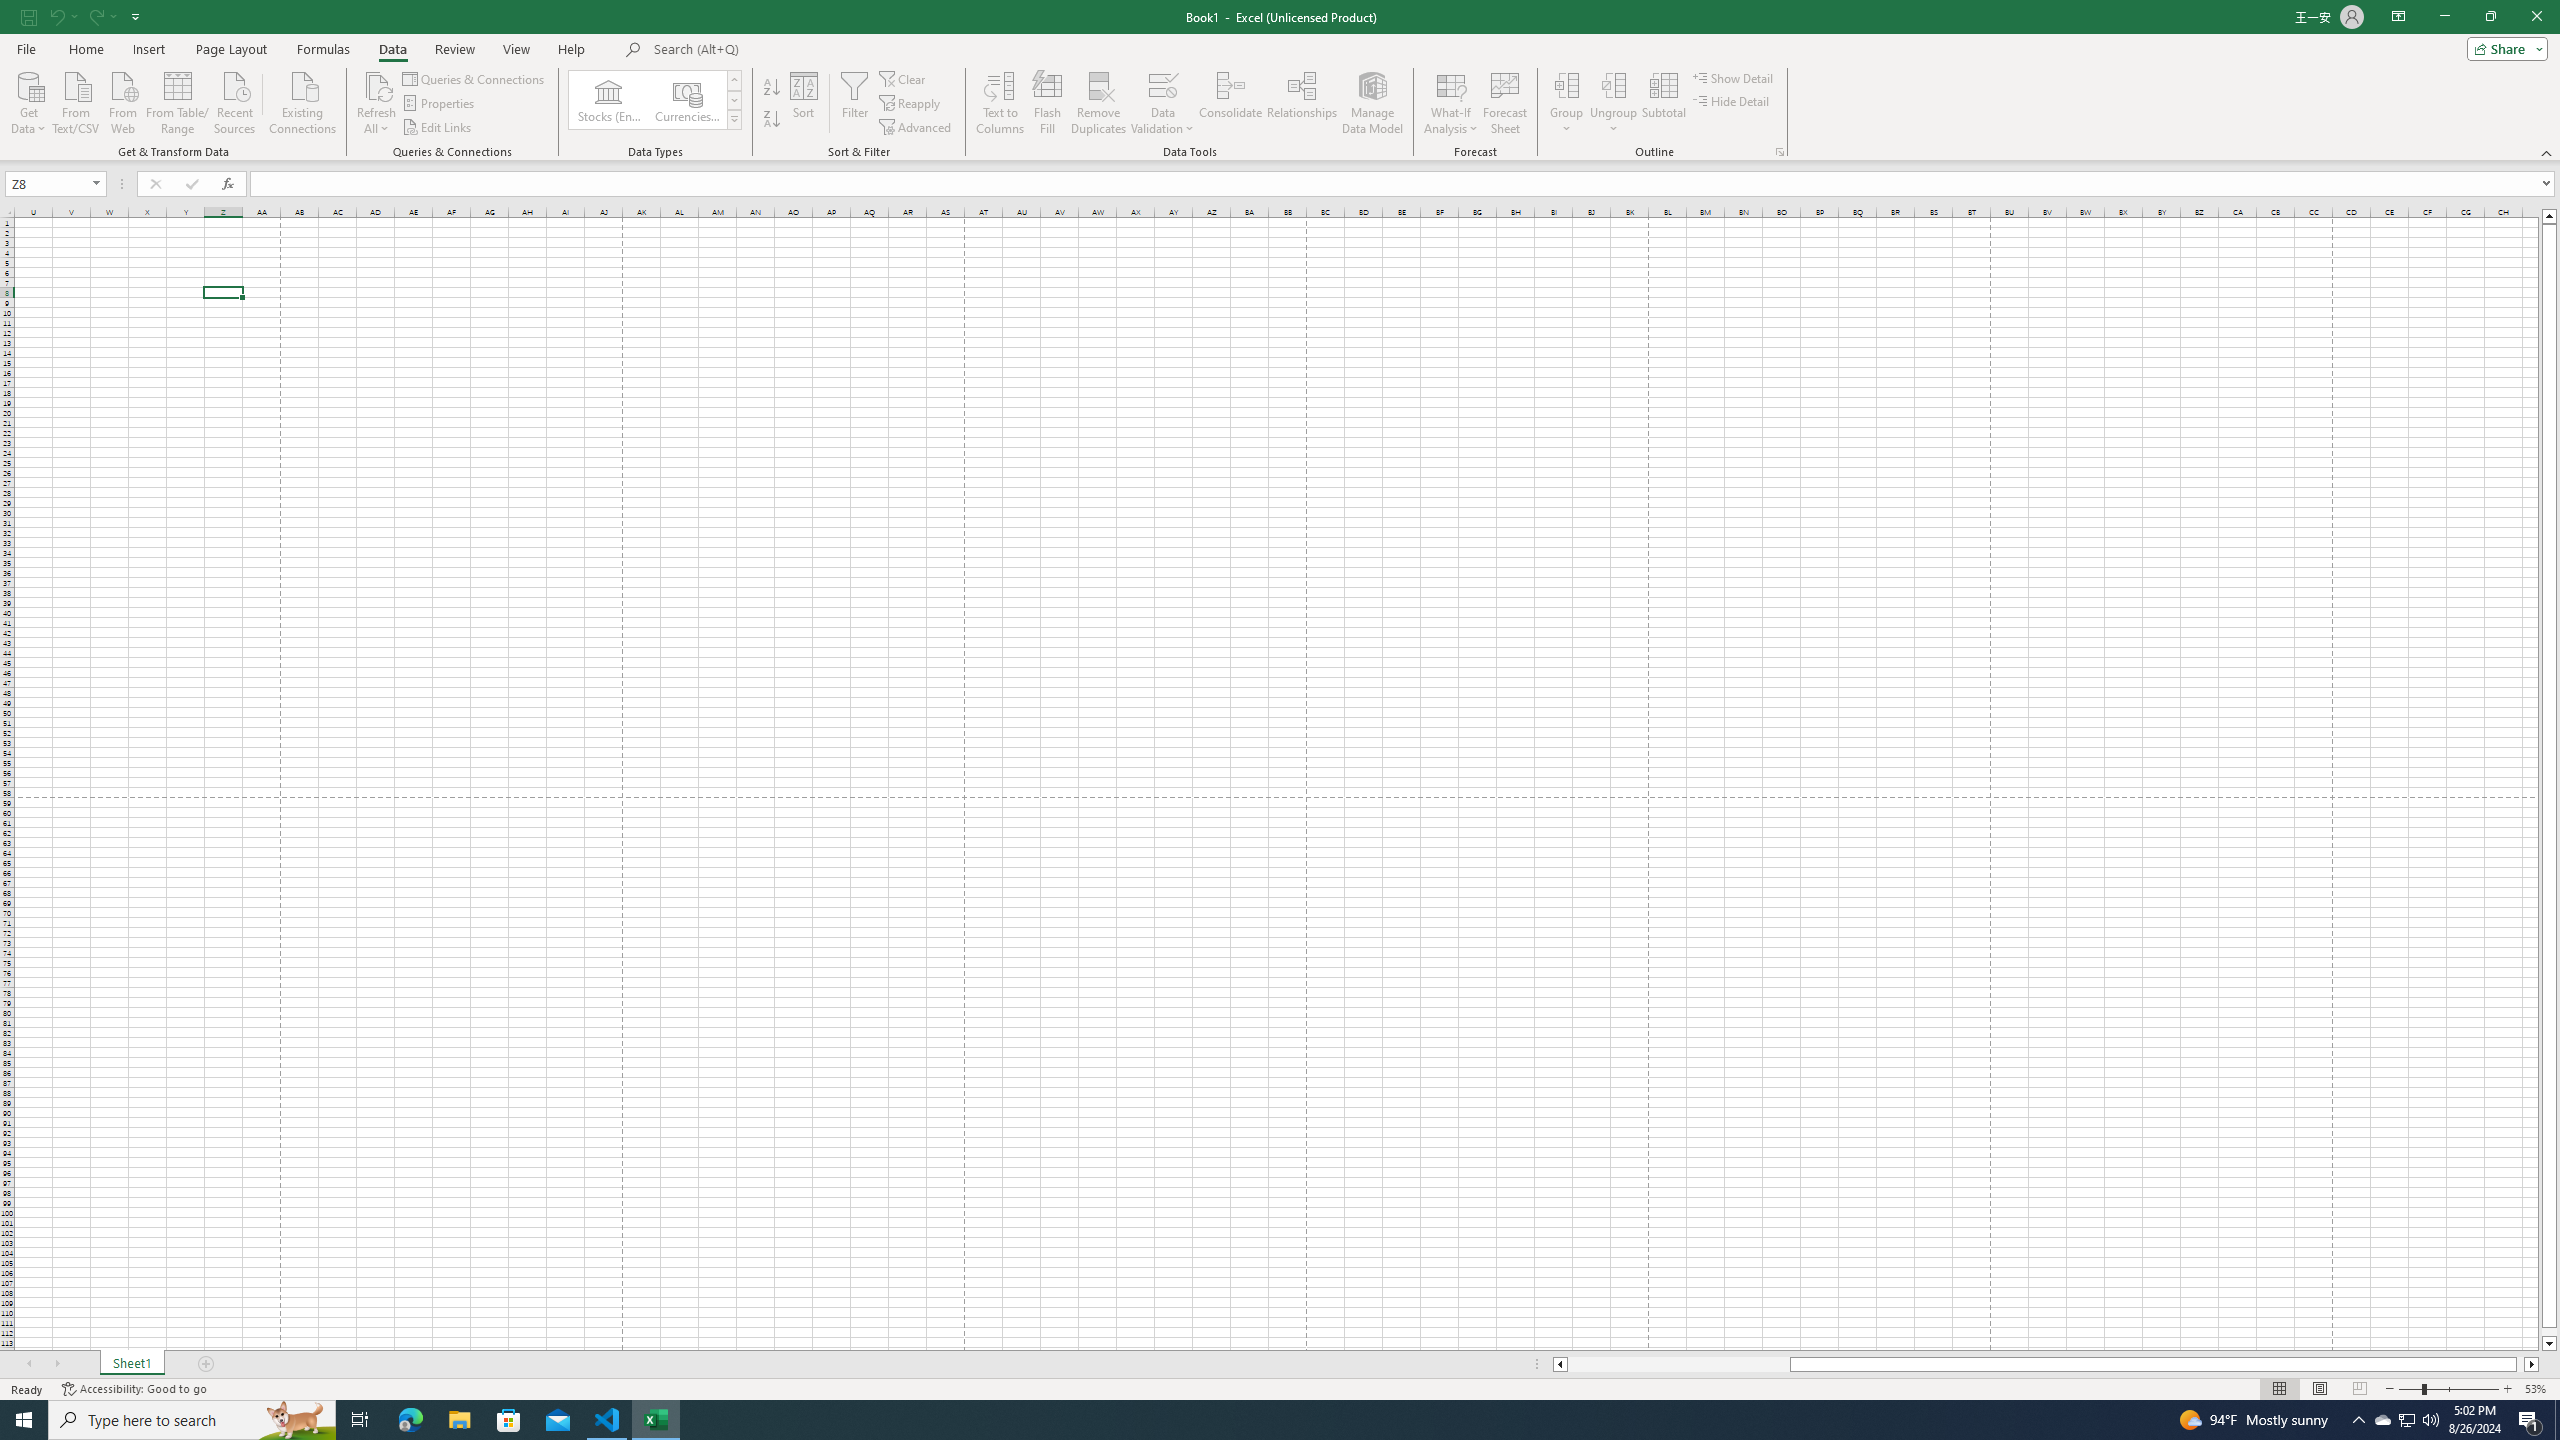 The width and height of the screenshot is (2560, 1440). Describe the element at coordinates (2519, 1363) in the screenshot. I see `'Page right'` at that location.